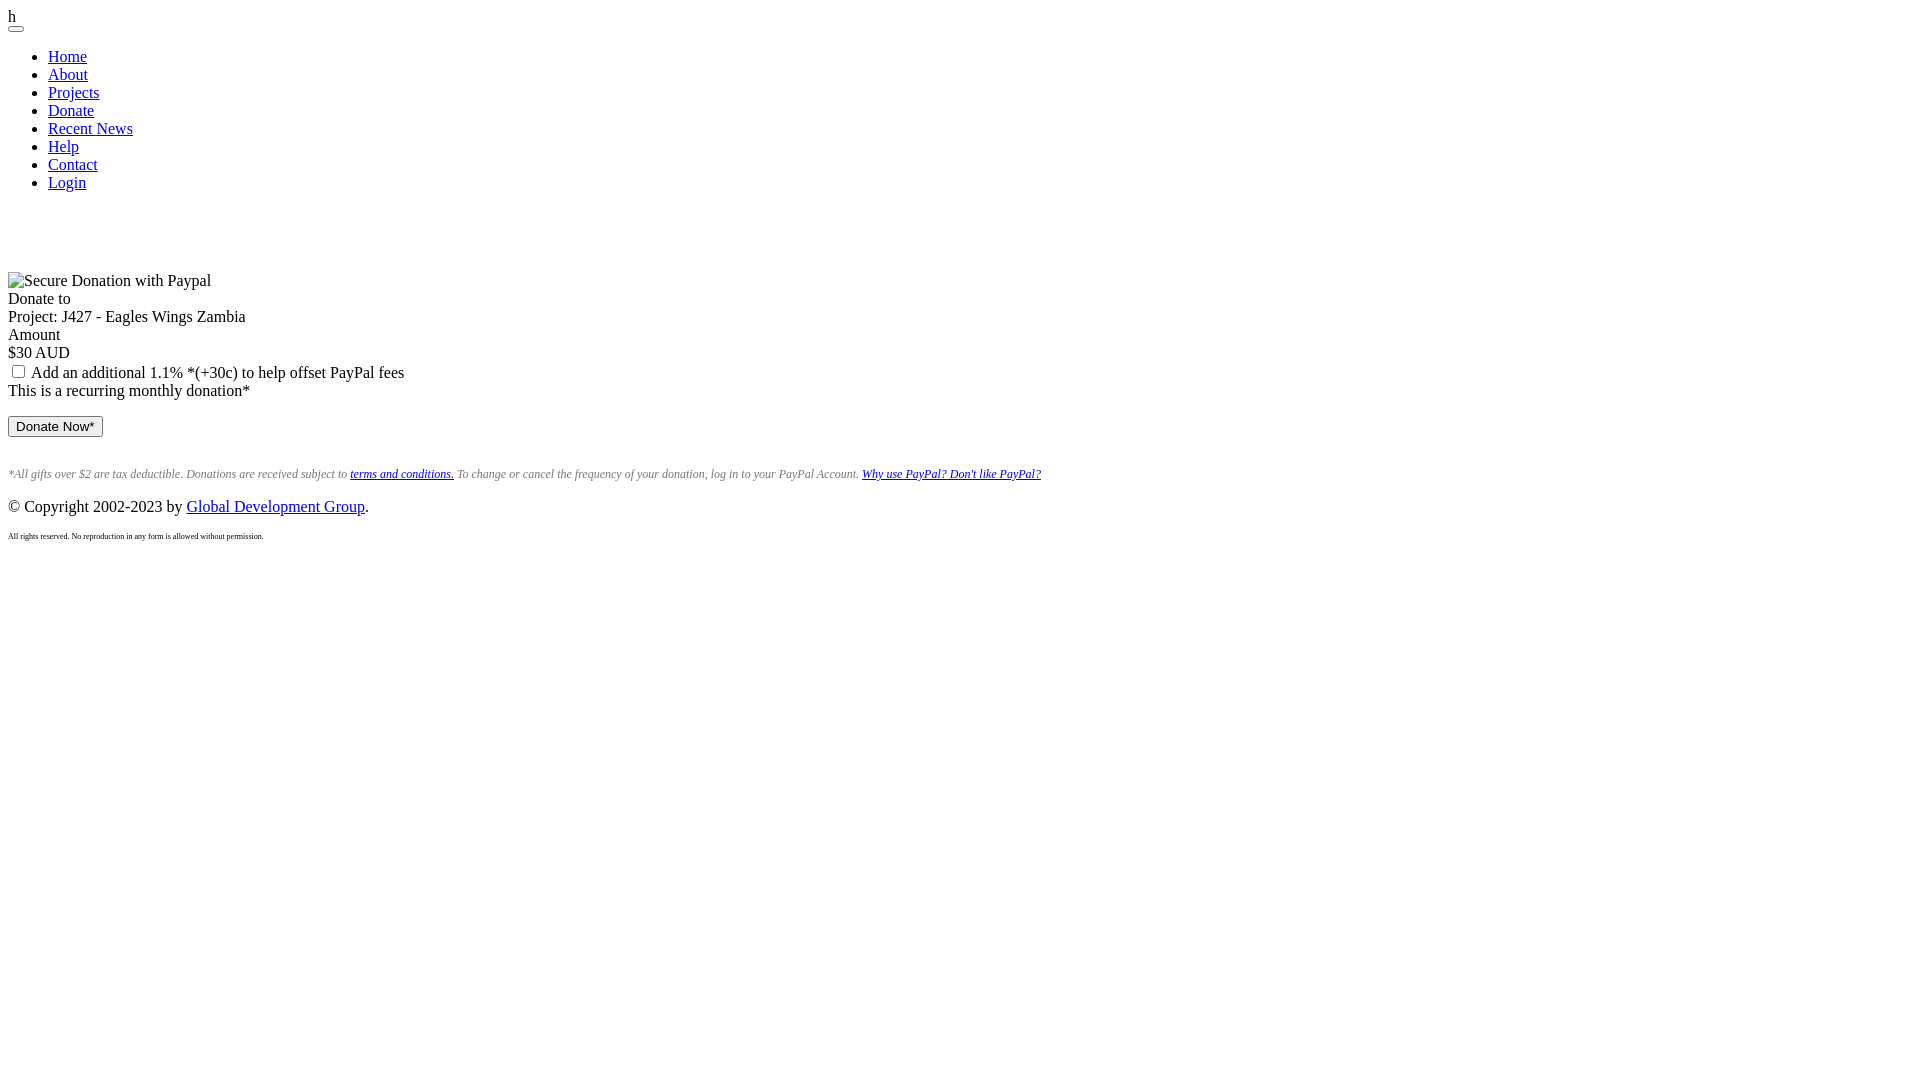 The height and width of the screenshot is (1080, 1920). I want to click on 'Help', so click(63, 145).